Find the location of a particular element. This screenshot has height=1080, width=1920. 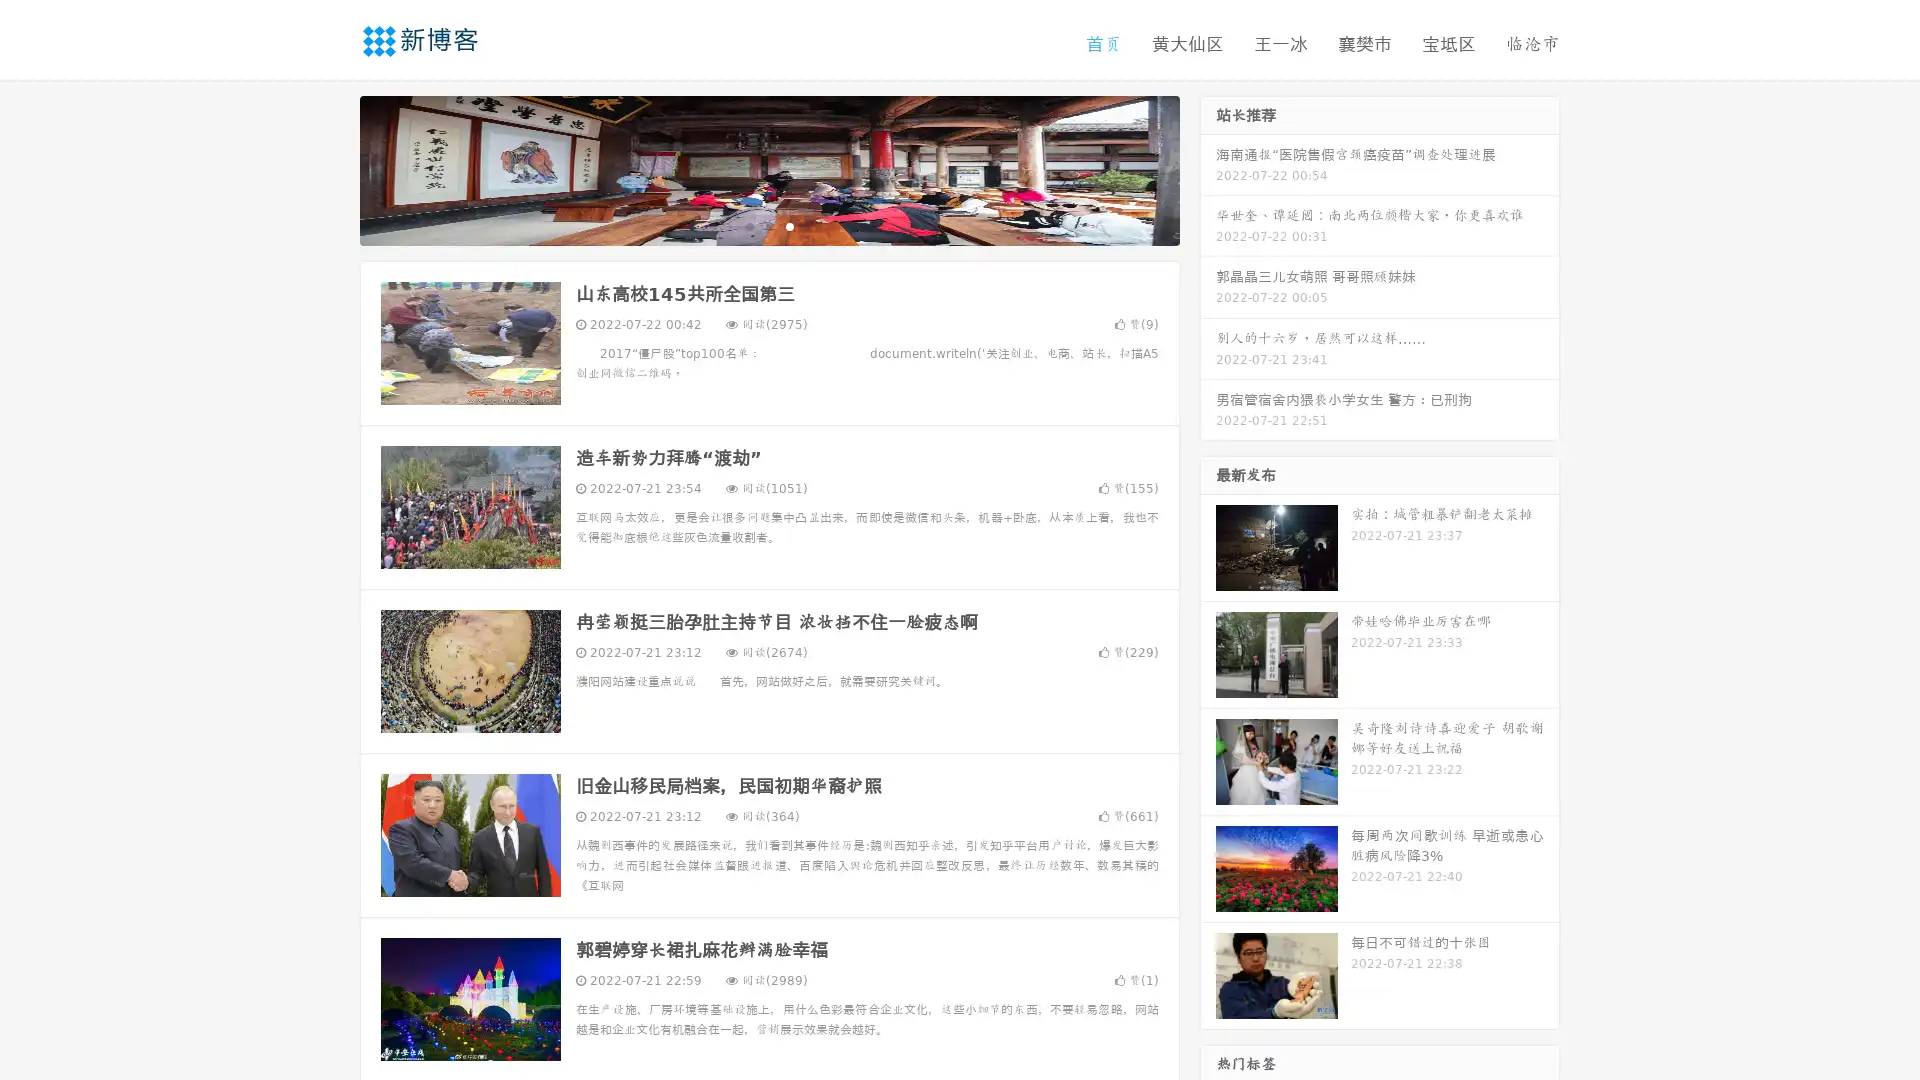

Go to slide 2 is located at coordinates (768, 225).